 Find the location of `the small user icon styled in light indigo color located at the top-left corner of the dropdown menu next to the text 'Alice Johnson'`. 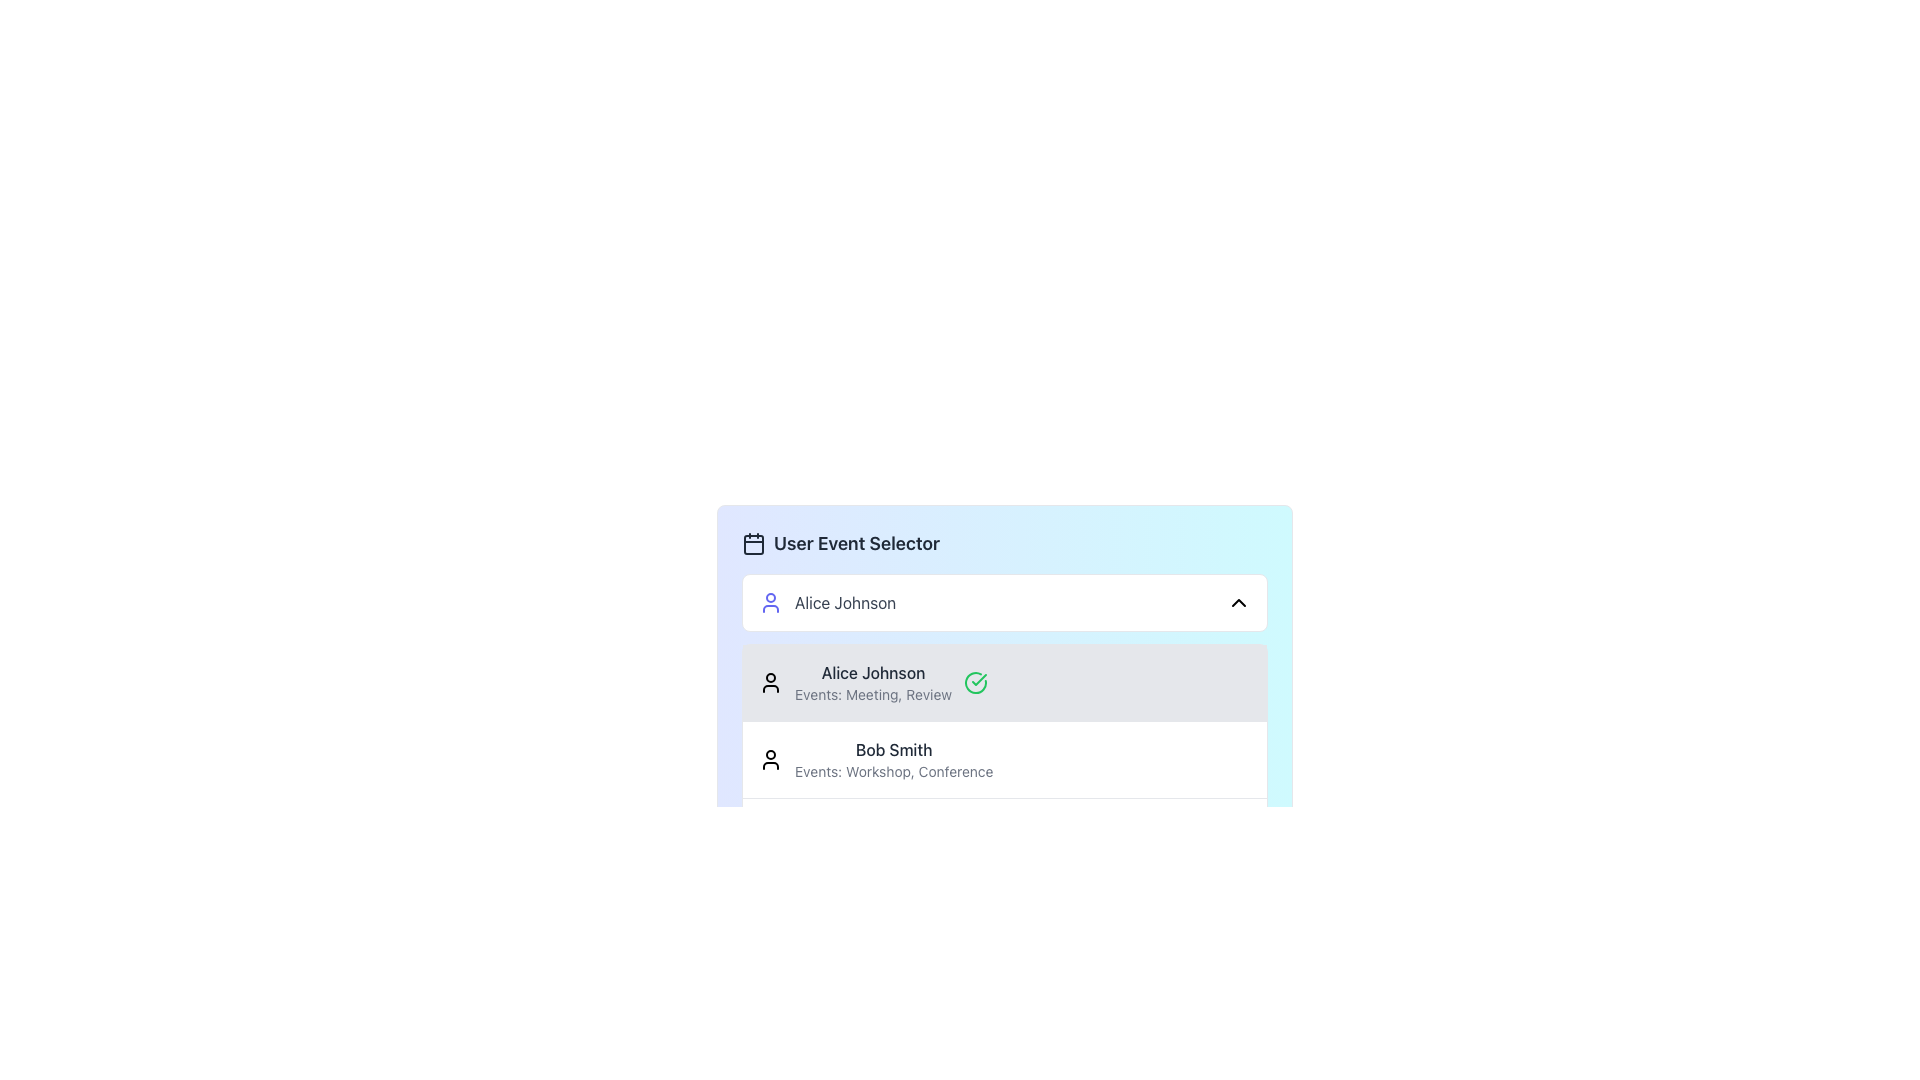

the small user icon styled in light indigo color located at the top-left corner of the dropdown menu next to the text 'Alice Johnson' is located at coordinates (770, 601).